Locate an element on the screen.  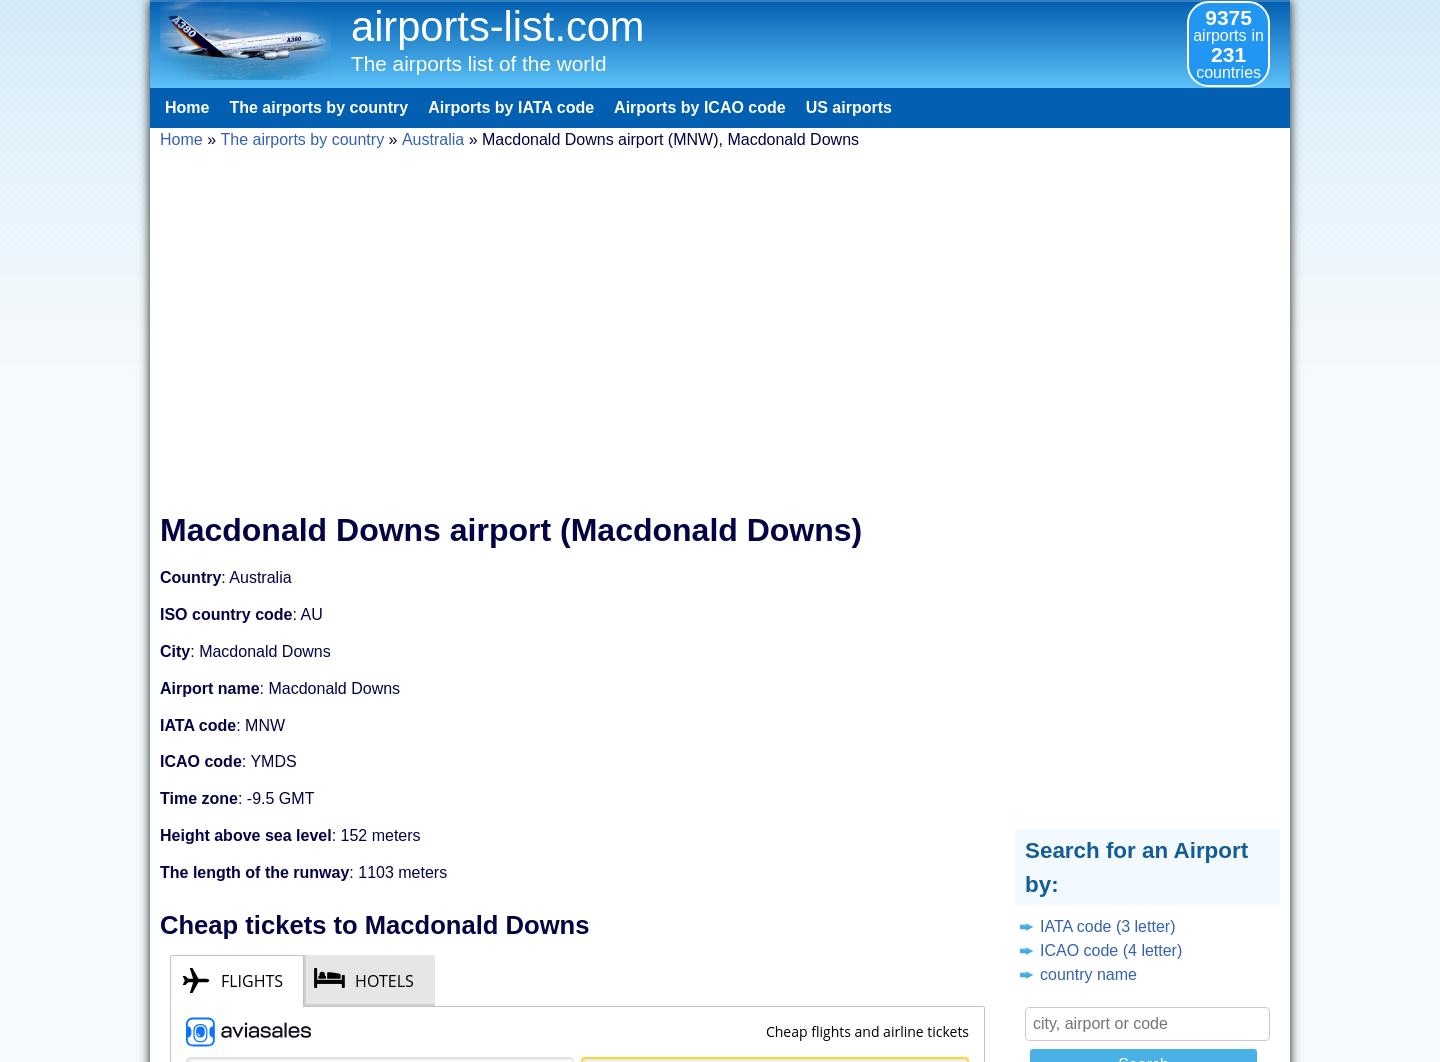
'IATA code' is located at coordinates (158, 724).